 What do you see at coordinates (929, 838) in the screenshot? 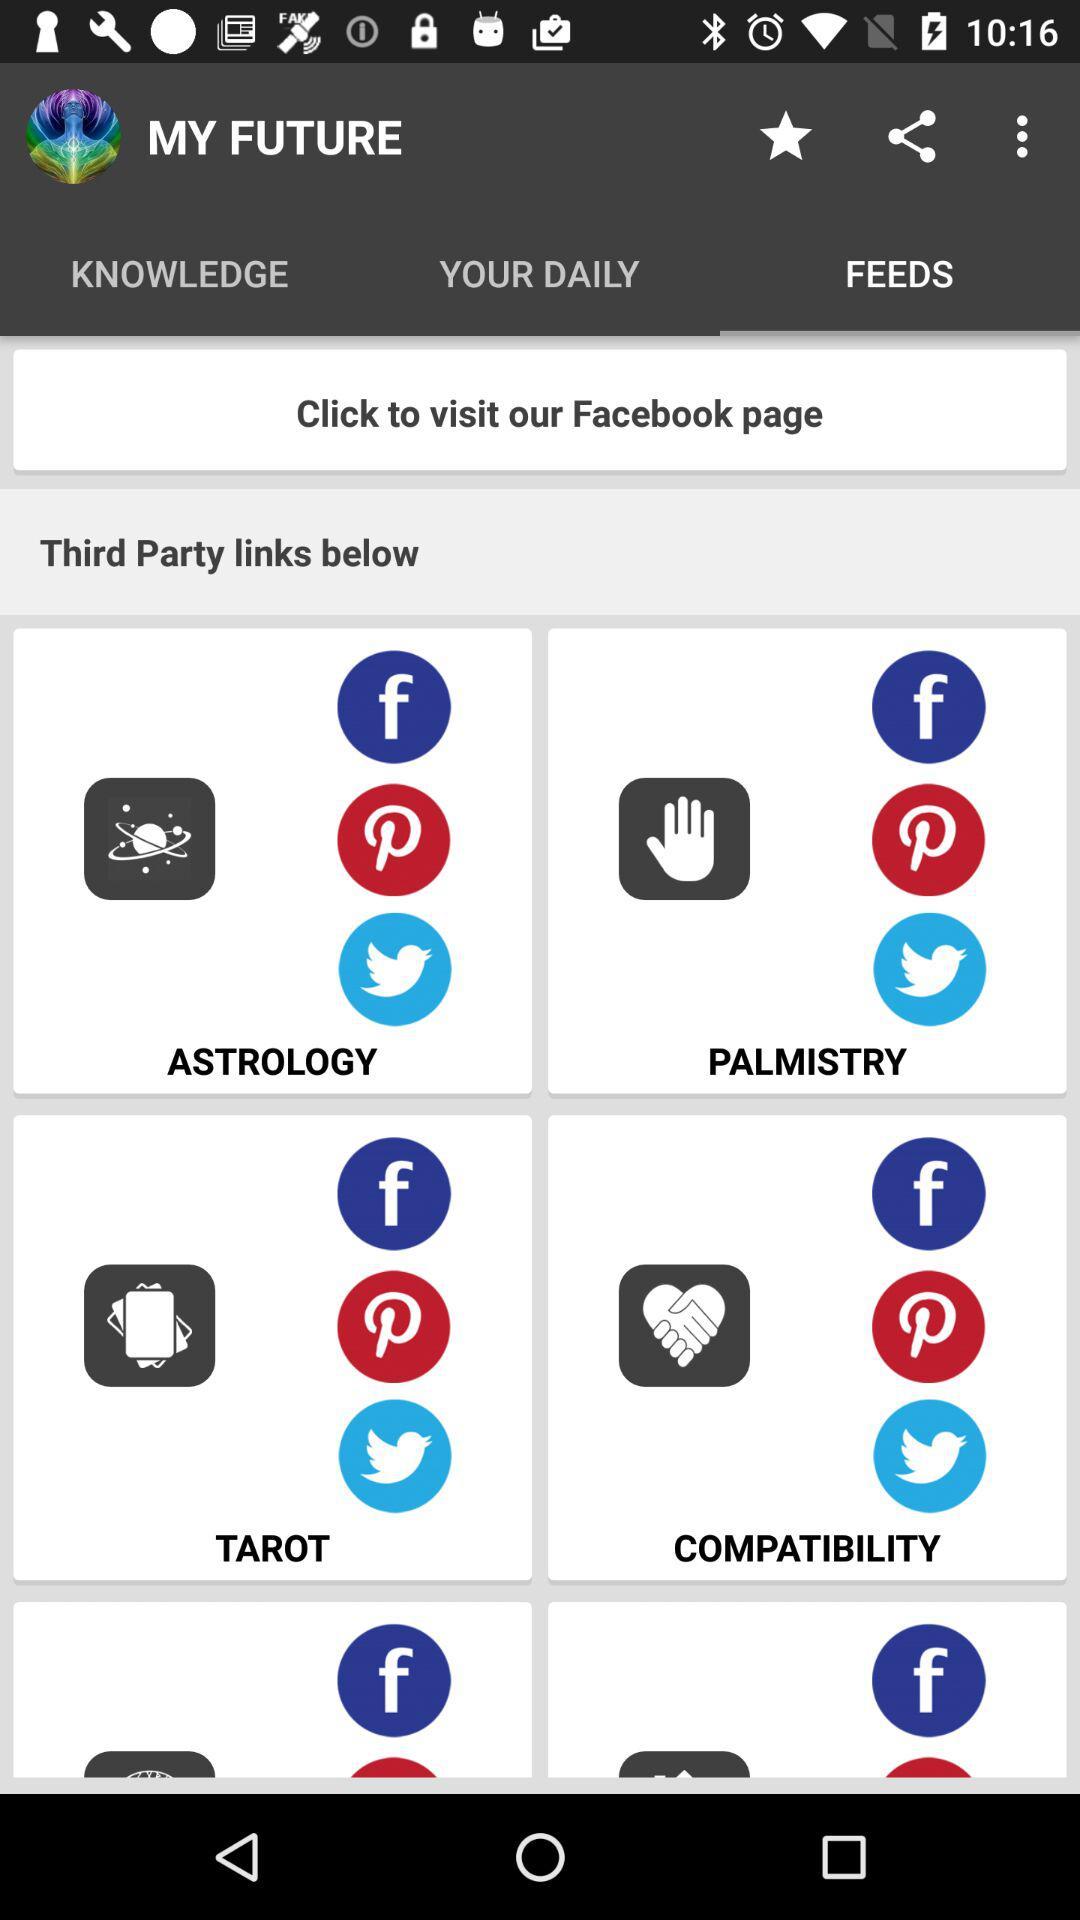
I see `open pinterest` at bounding box center [929, 838].